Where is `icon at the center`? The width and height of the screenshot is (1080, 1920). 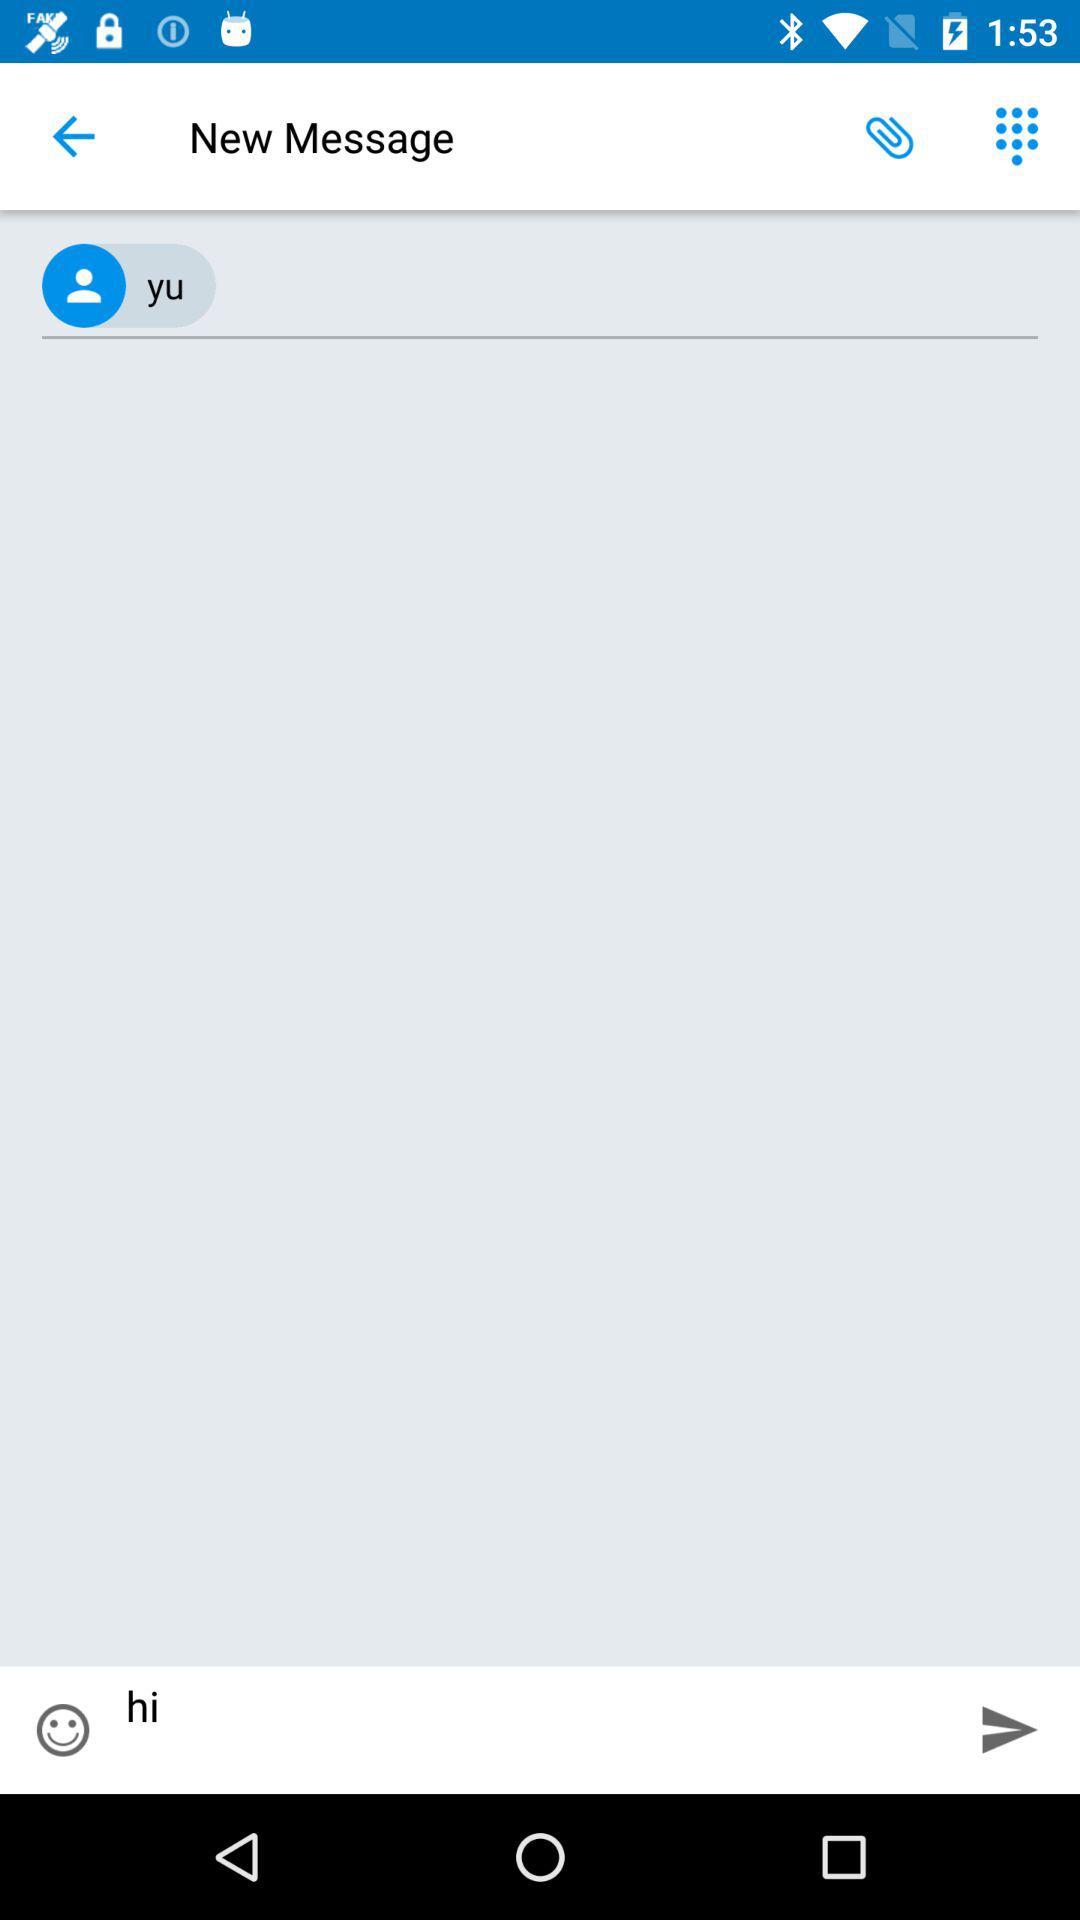 icon at the center is located at coordinates (540, 1015).